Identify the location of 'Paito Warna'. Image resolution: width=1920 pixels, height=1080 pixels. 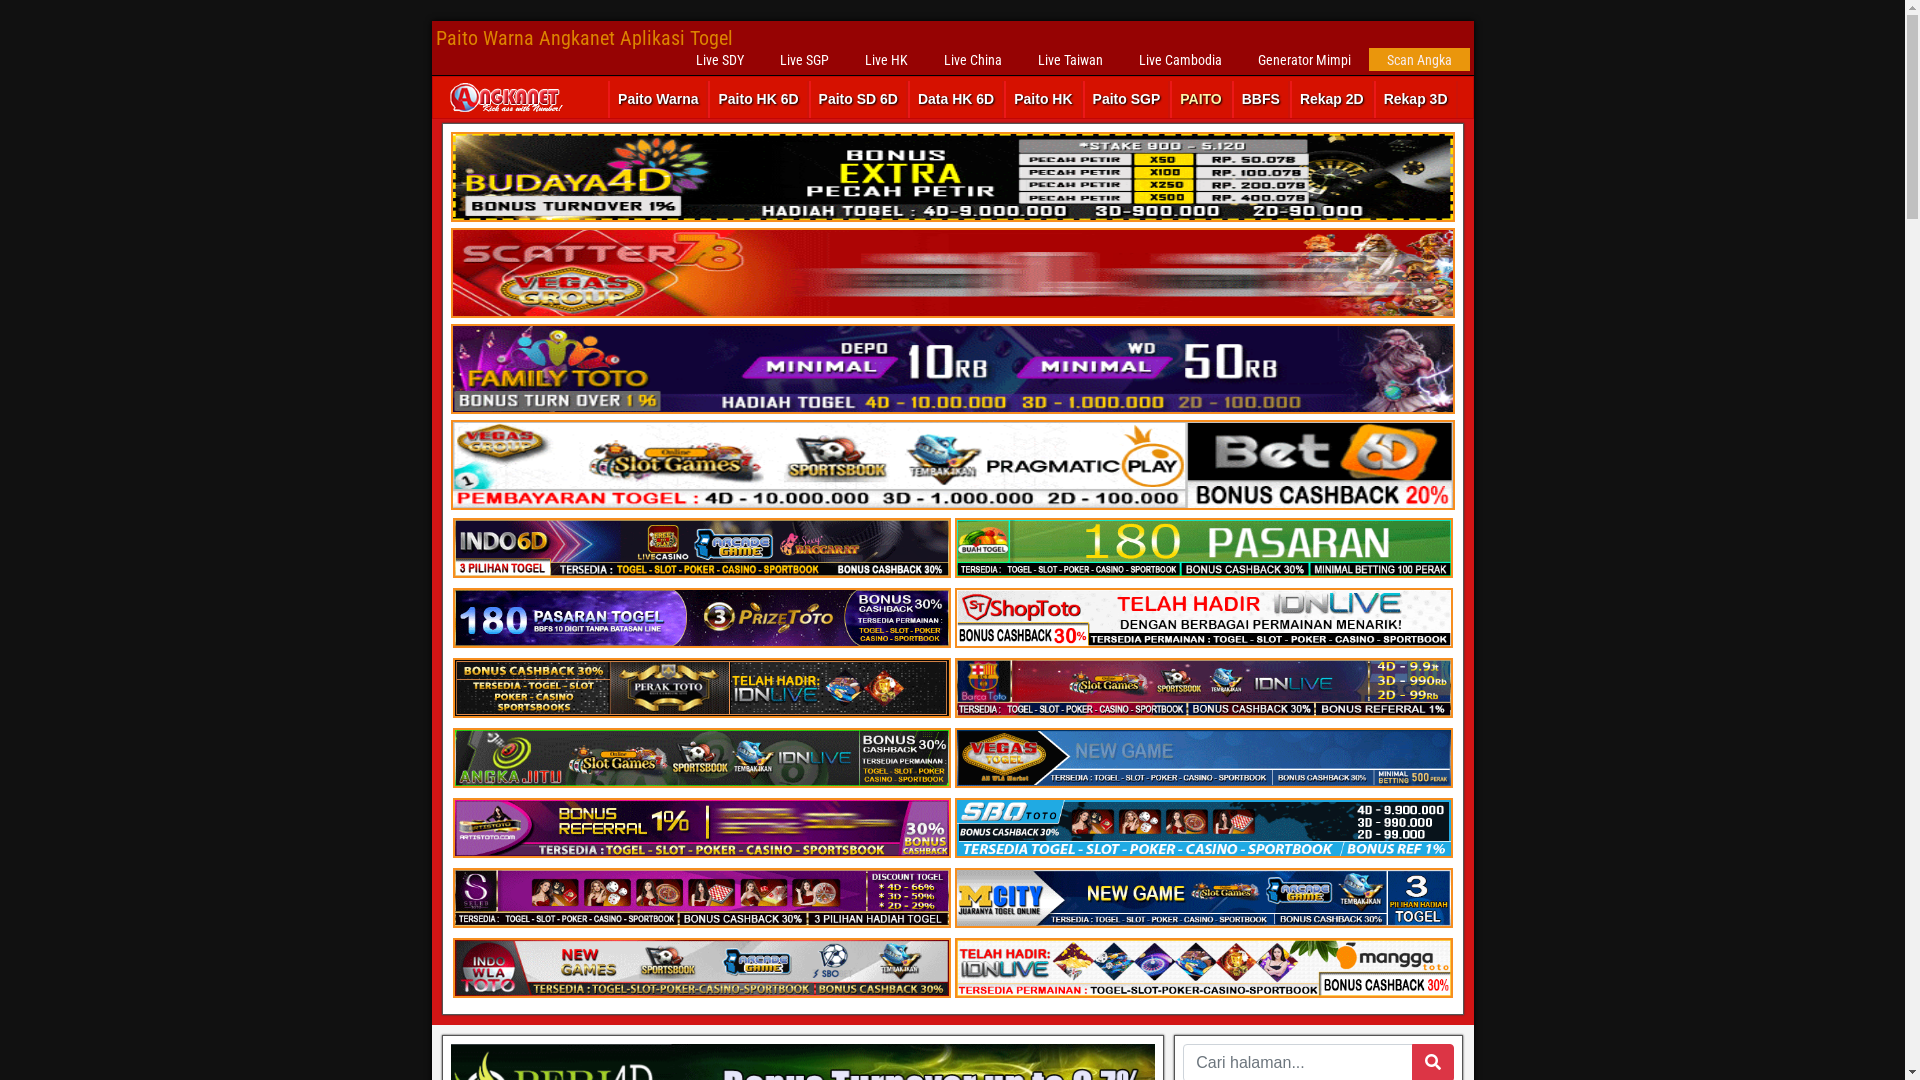
(657, 99).